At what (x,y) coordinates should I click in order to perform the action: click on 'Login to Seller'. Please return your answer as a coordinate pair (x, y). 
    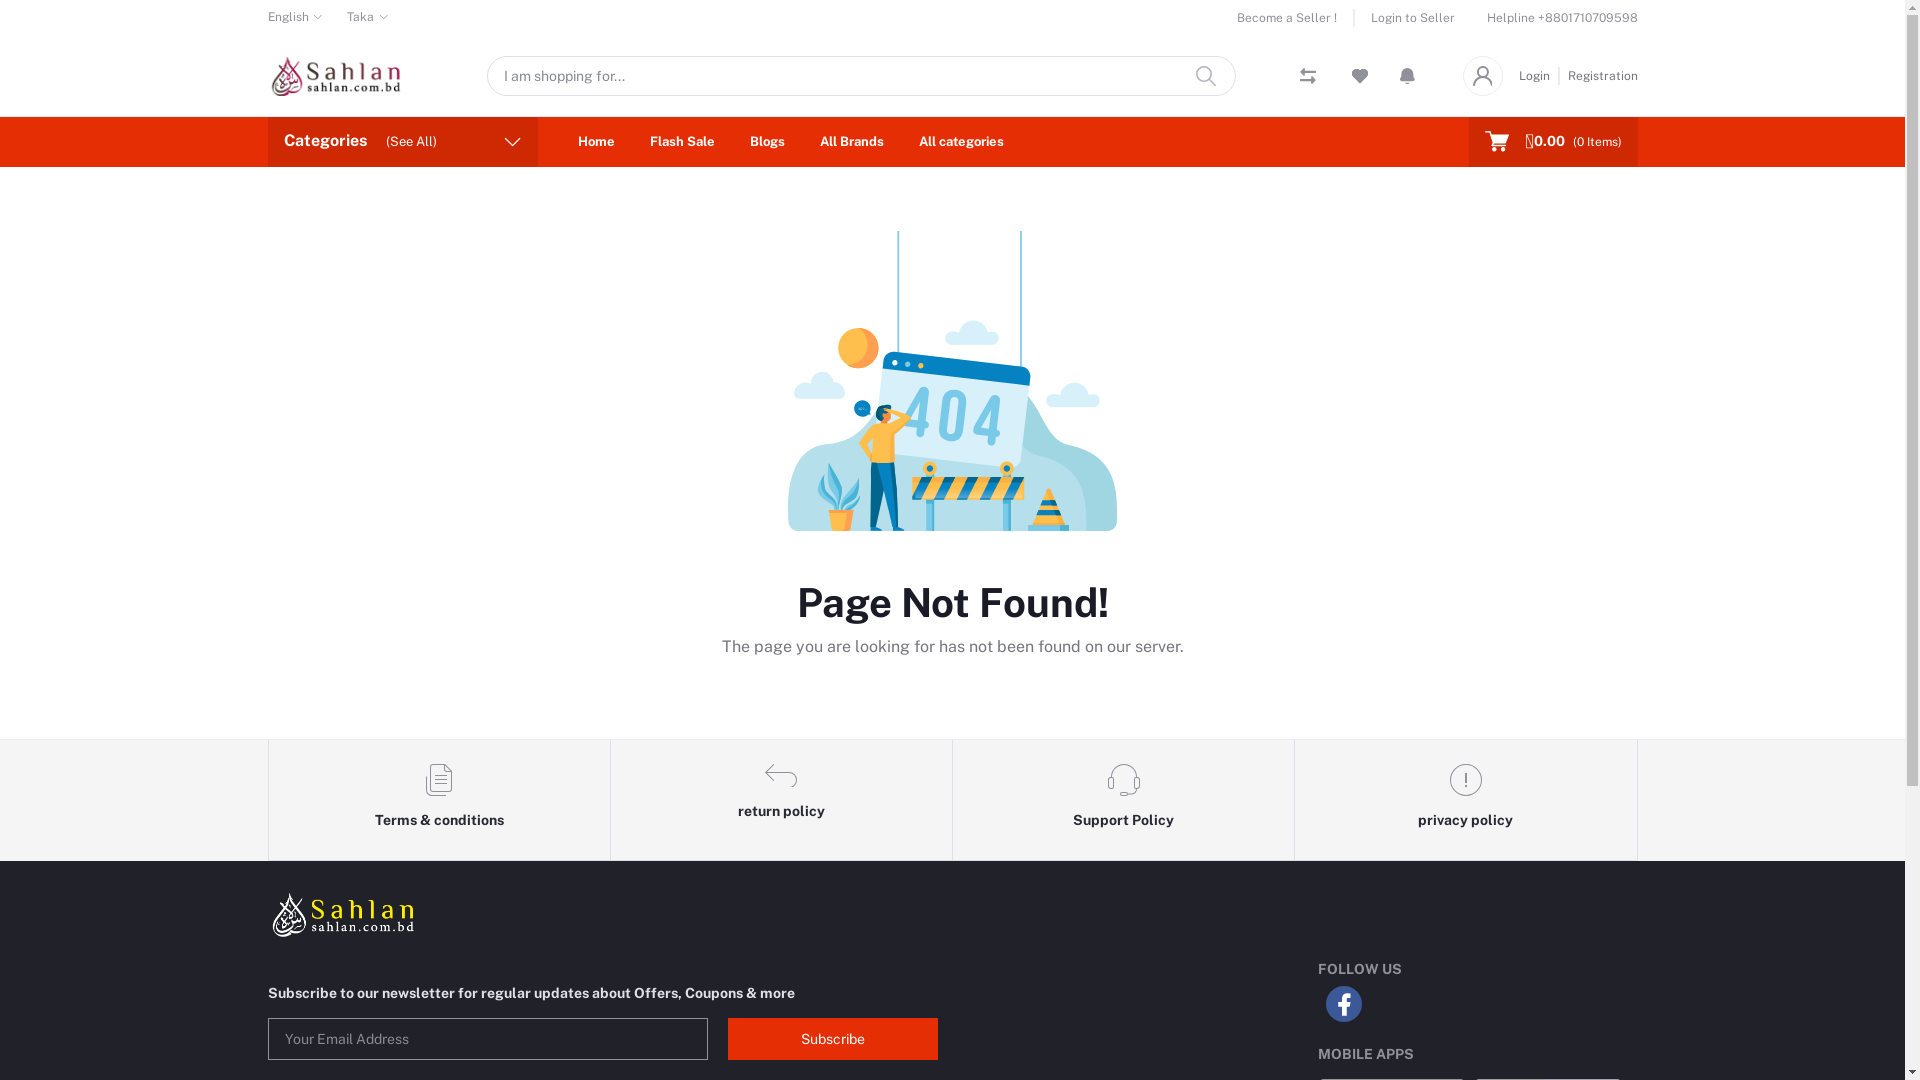
    Looking at the image, I should click on (1402, 18).